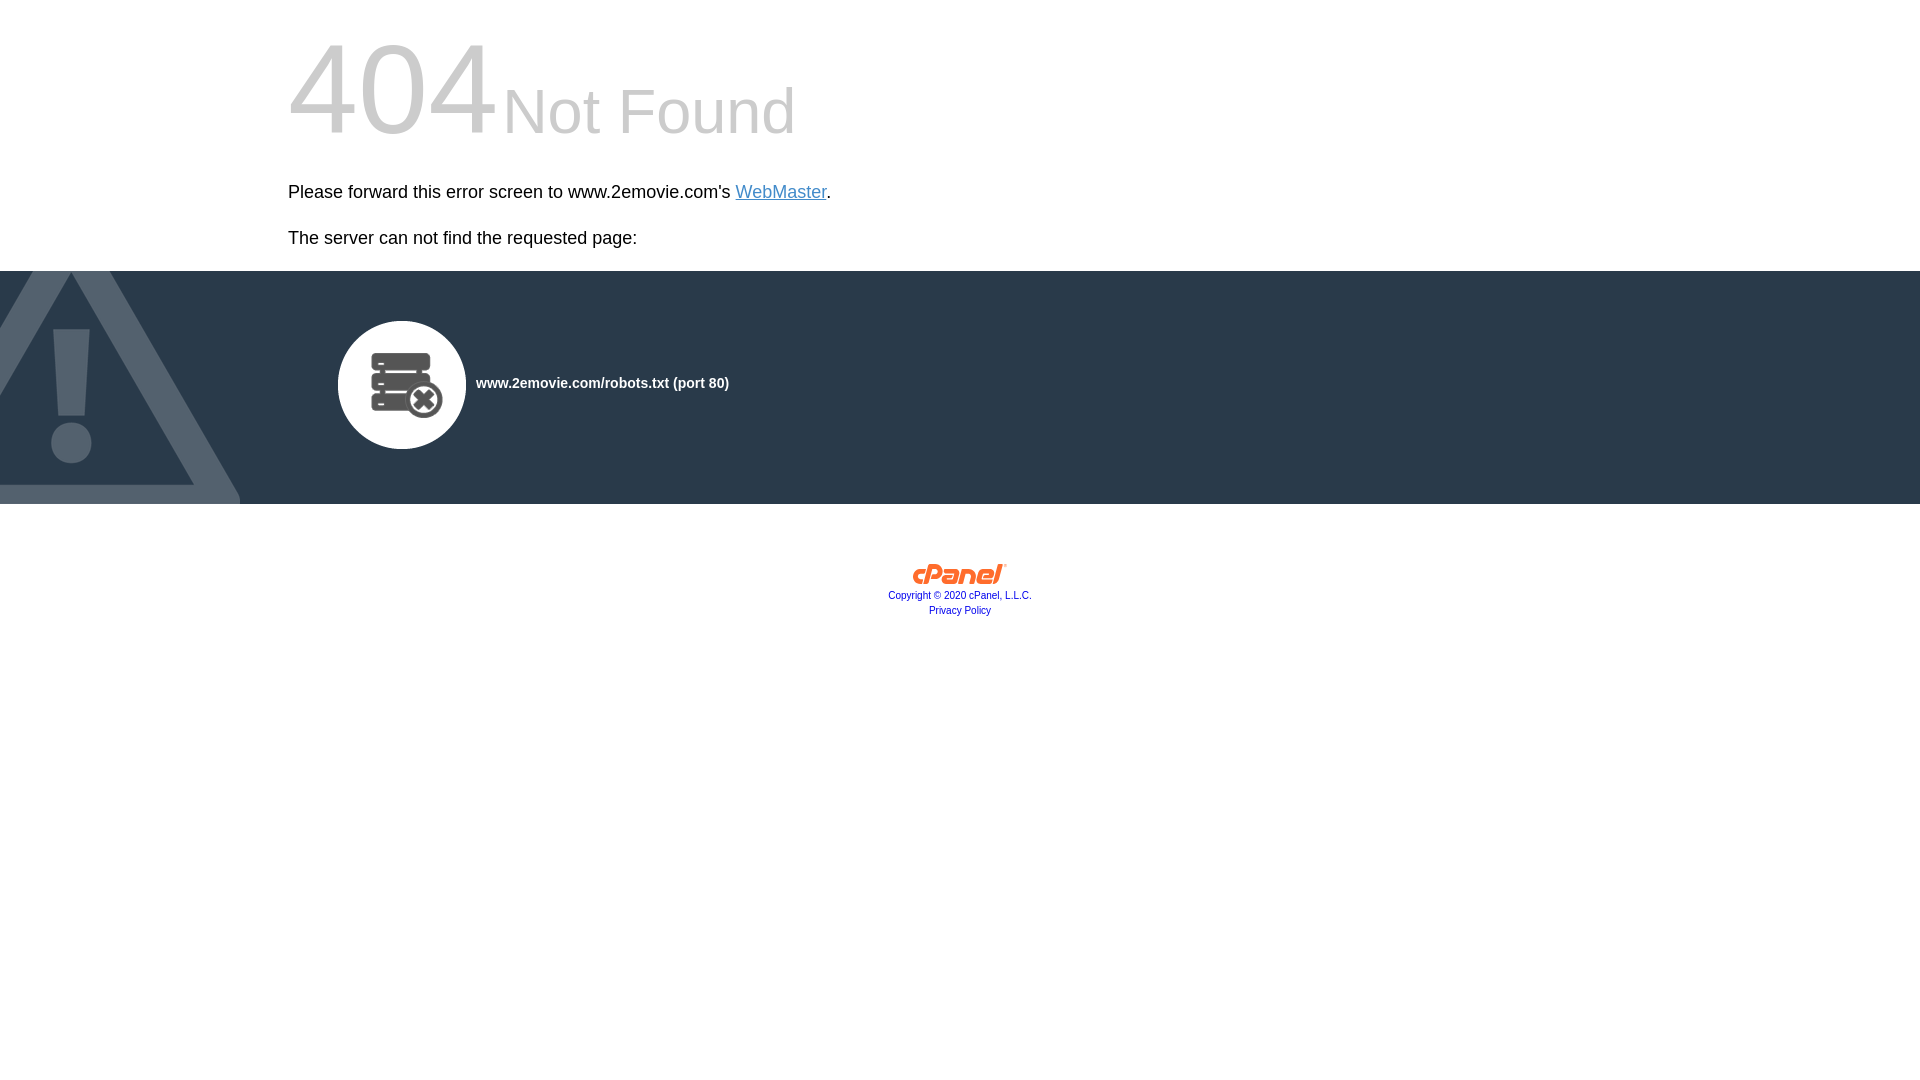  What do you see at coordinates (780, 192) in the screenshot?
I see `'WebMaster'` at bounding box center [780, 192].